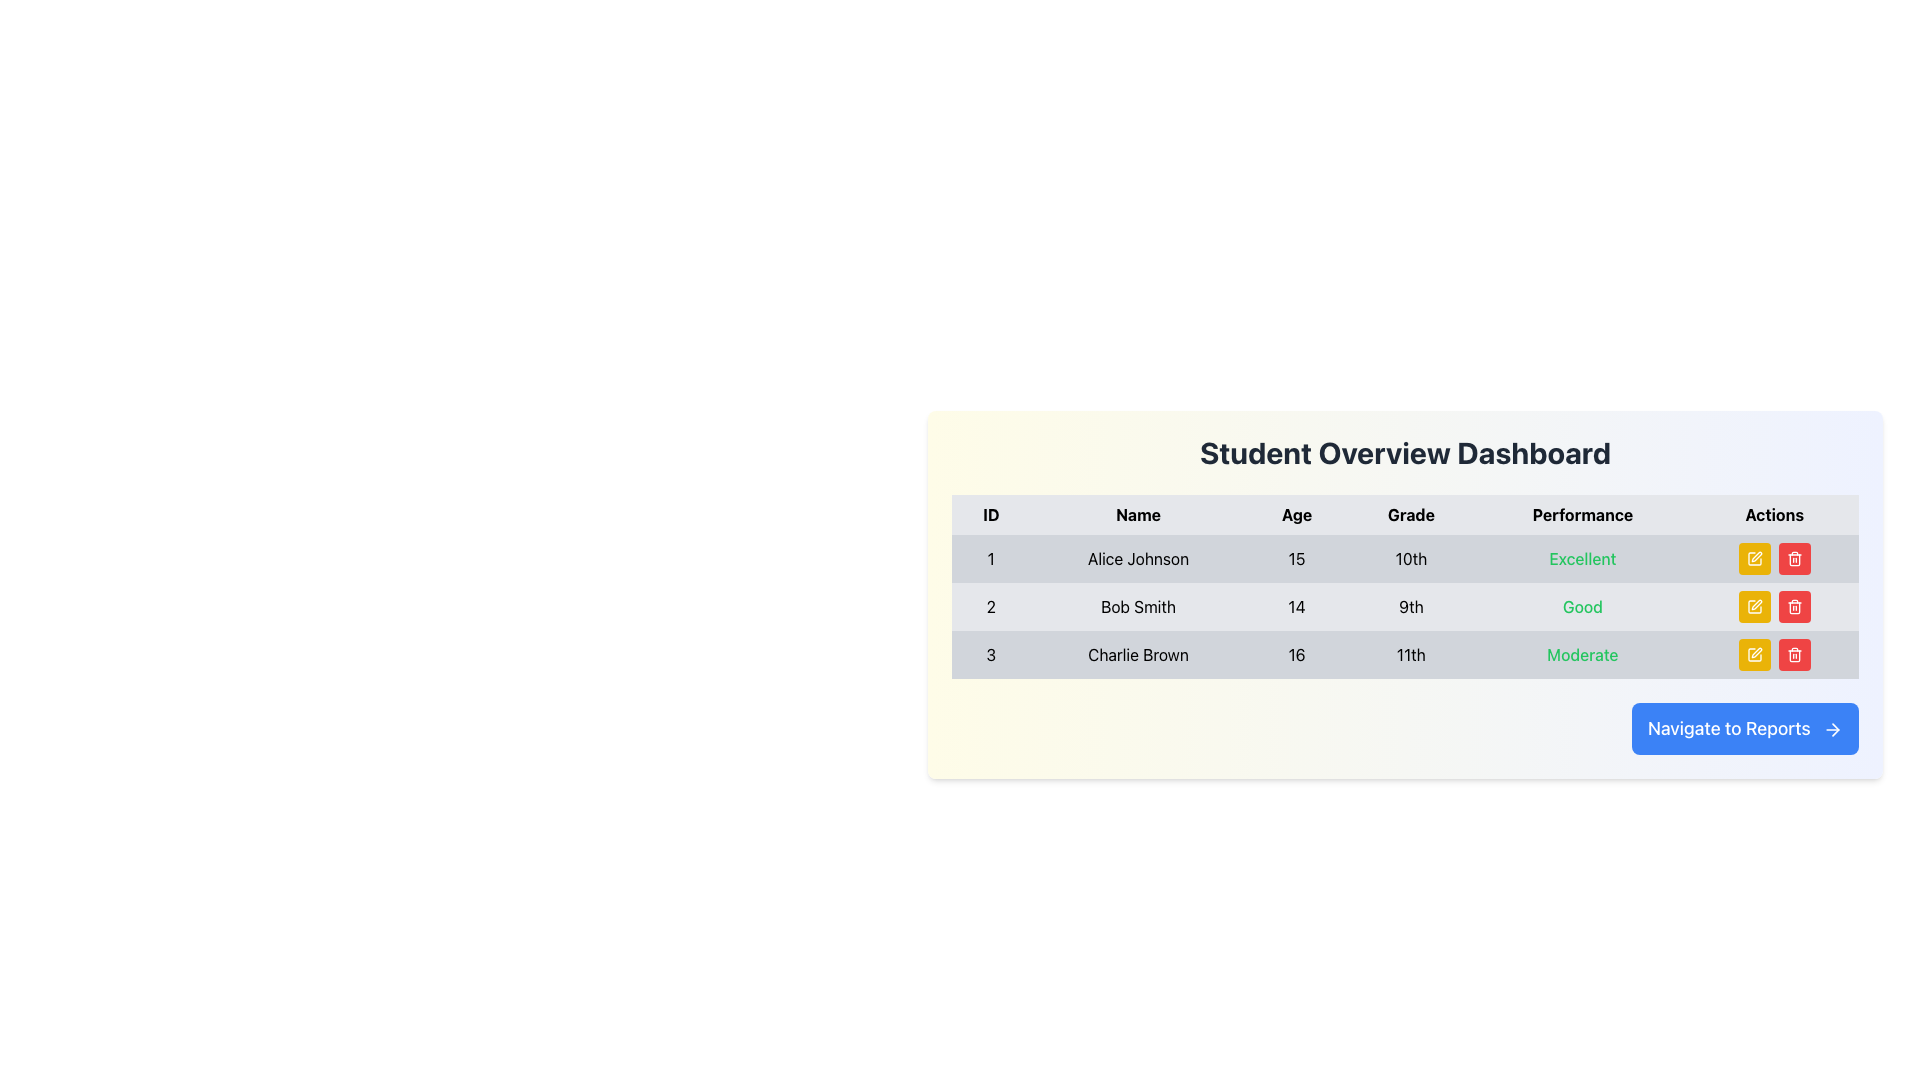  What do you see at coordinates (1138, 559) in the screenshot?
I see `the Text label displaying 'Alice Johnson' in black font located in the 'Name' column of the first student entry in the Student Overview Dashboard` at bounding box center [1138, 559].